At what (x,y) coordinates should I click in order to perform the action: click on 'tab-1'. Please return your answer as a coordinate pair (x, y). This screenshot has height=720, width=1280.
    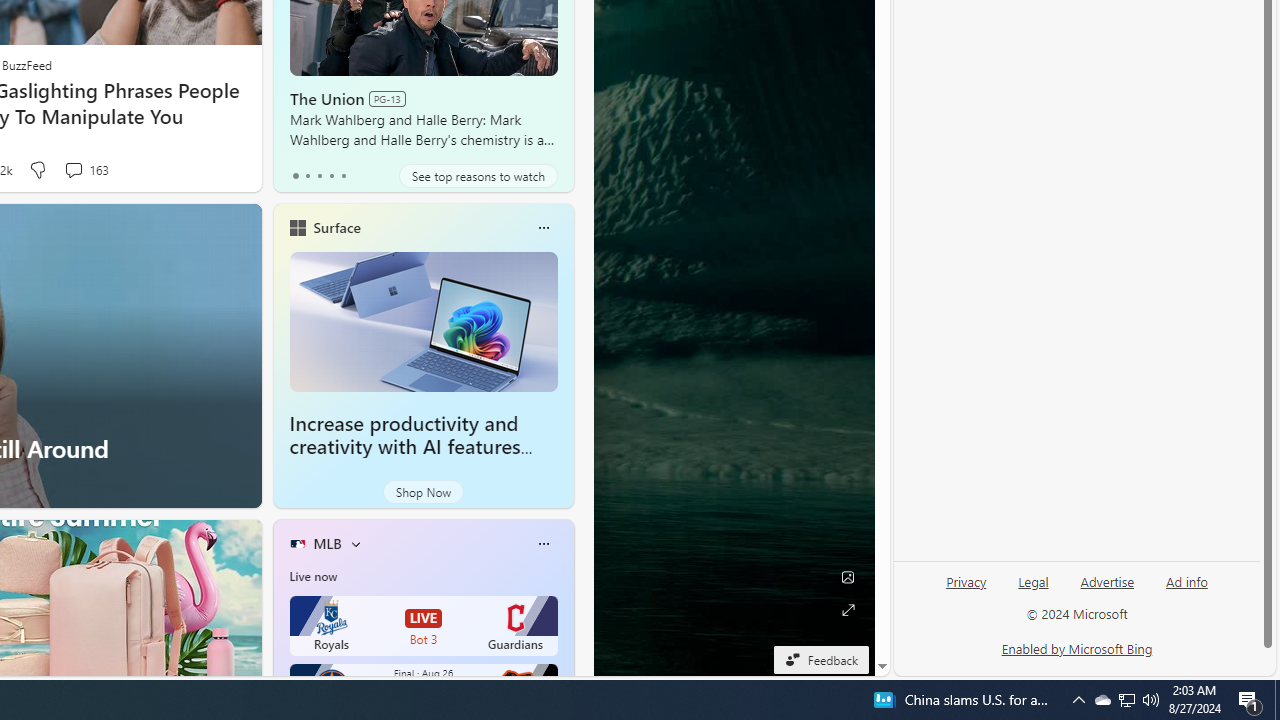
    Looking at the image, I should click on (306, 175).